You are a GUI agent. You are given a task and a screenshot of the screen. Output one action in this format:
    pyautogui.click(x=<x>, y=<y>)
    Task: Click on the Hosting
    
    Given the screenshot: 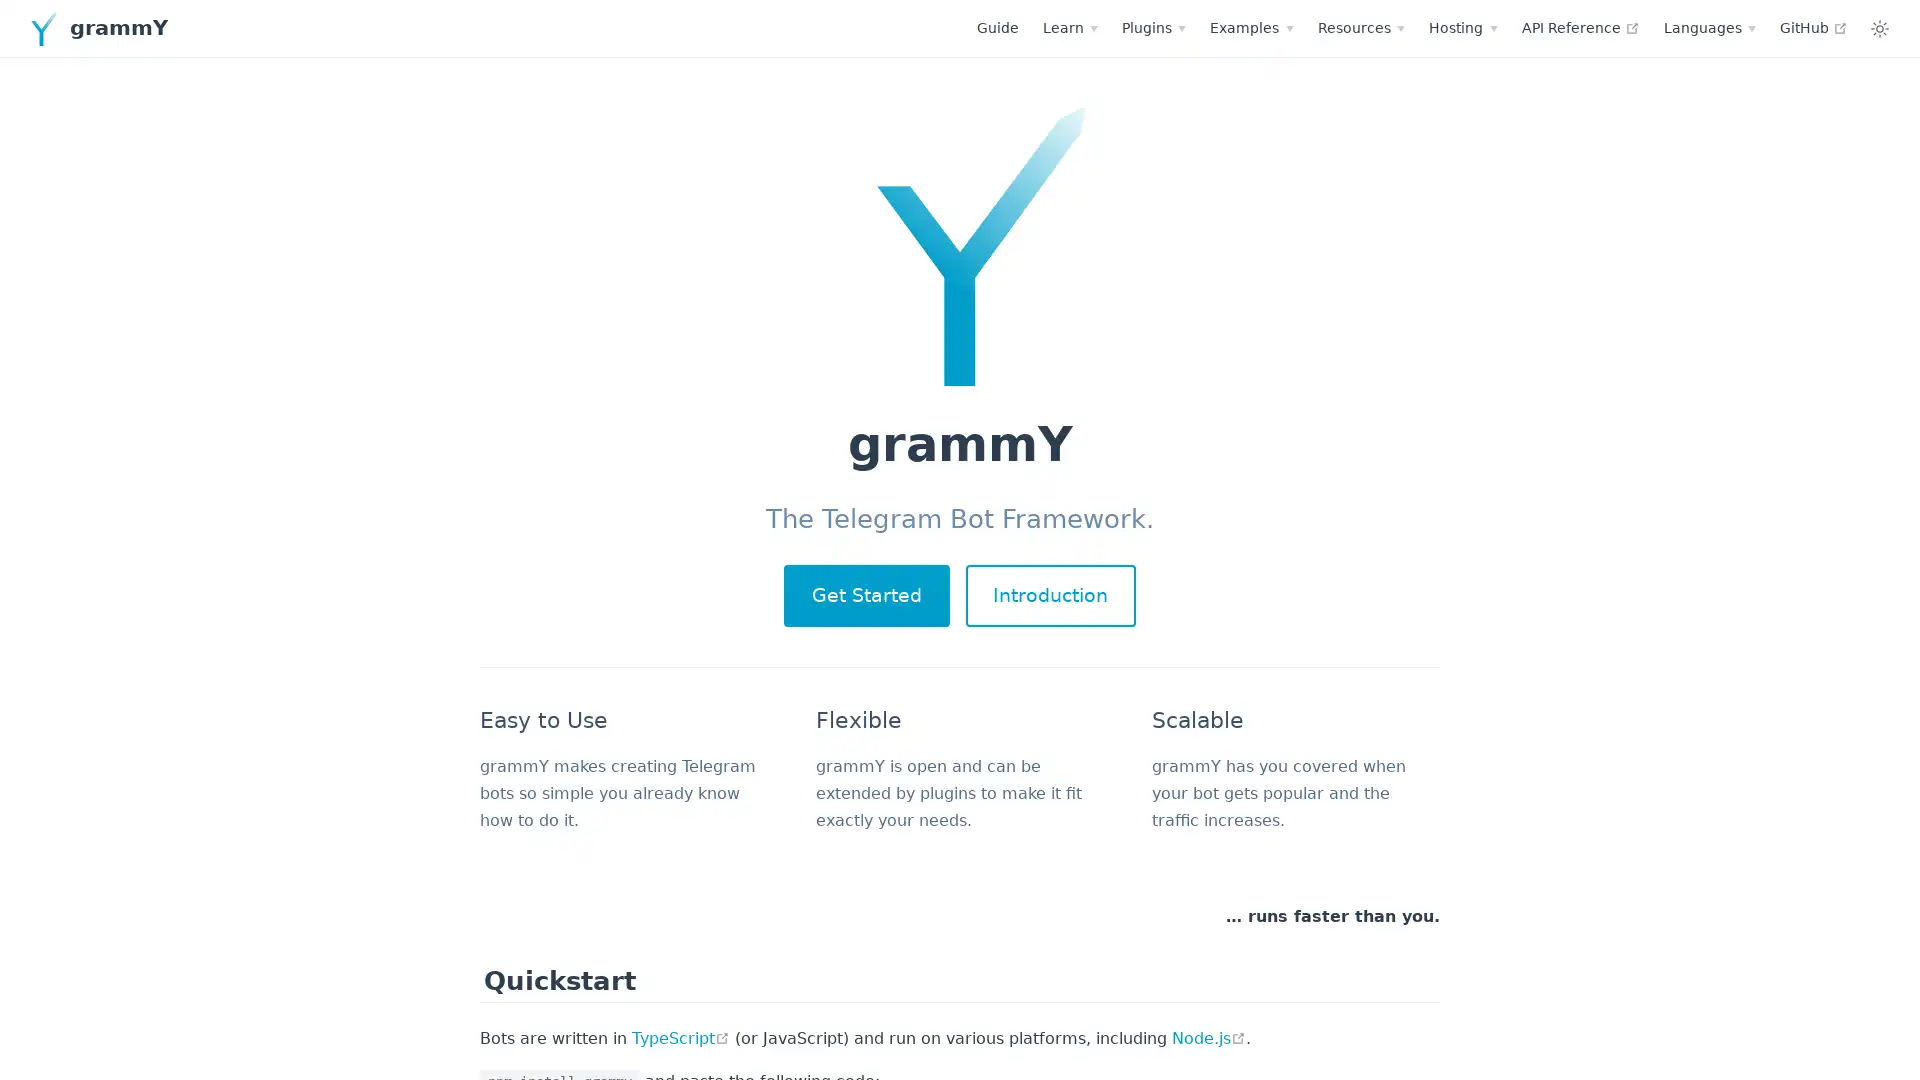 What is the action you would take?
    pyautogui.click(x=1286, y=27)
    